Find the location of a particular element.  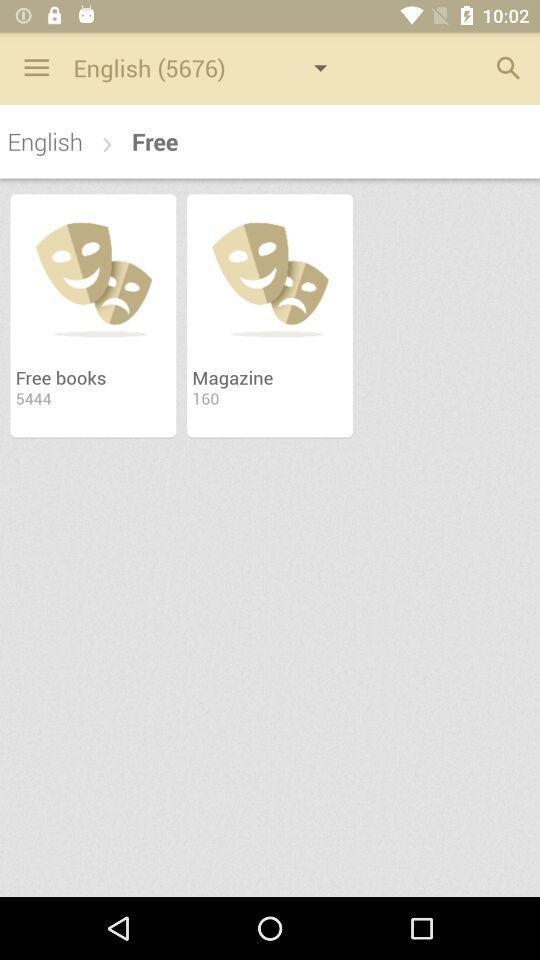

the button which is left side of the search is located at coordinates (211, 67).